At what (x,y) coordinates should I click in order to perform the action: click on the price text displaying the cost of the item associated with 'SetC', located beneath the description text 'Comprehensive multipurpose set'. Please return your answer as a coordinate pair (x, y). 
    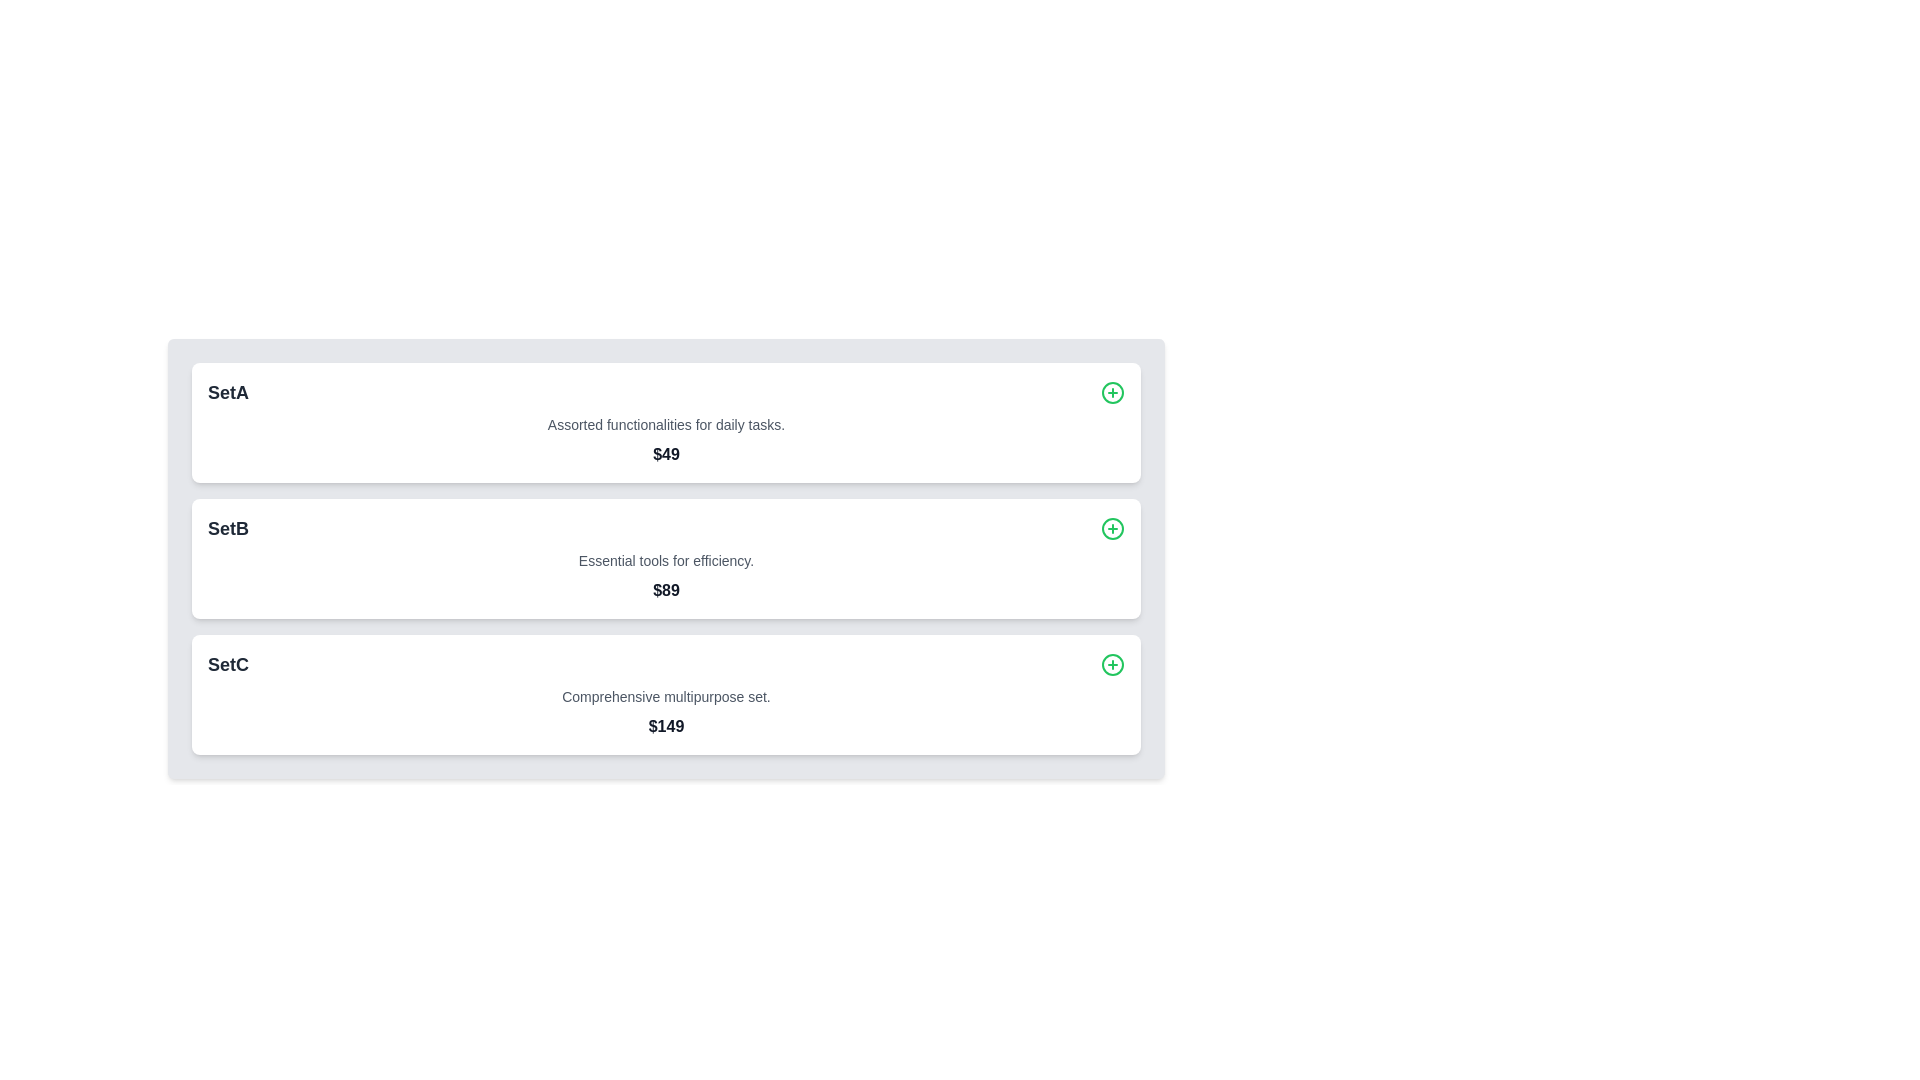
    Looking at the image, I should click on (666, 726).